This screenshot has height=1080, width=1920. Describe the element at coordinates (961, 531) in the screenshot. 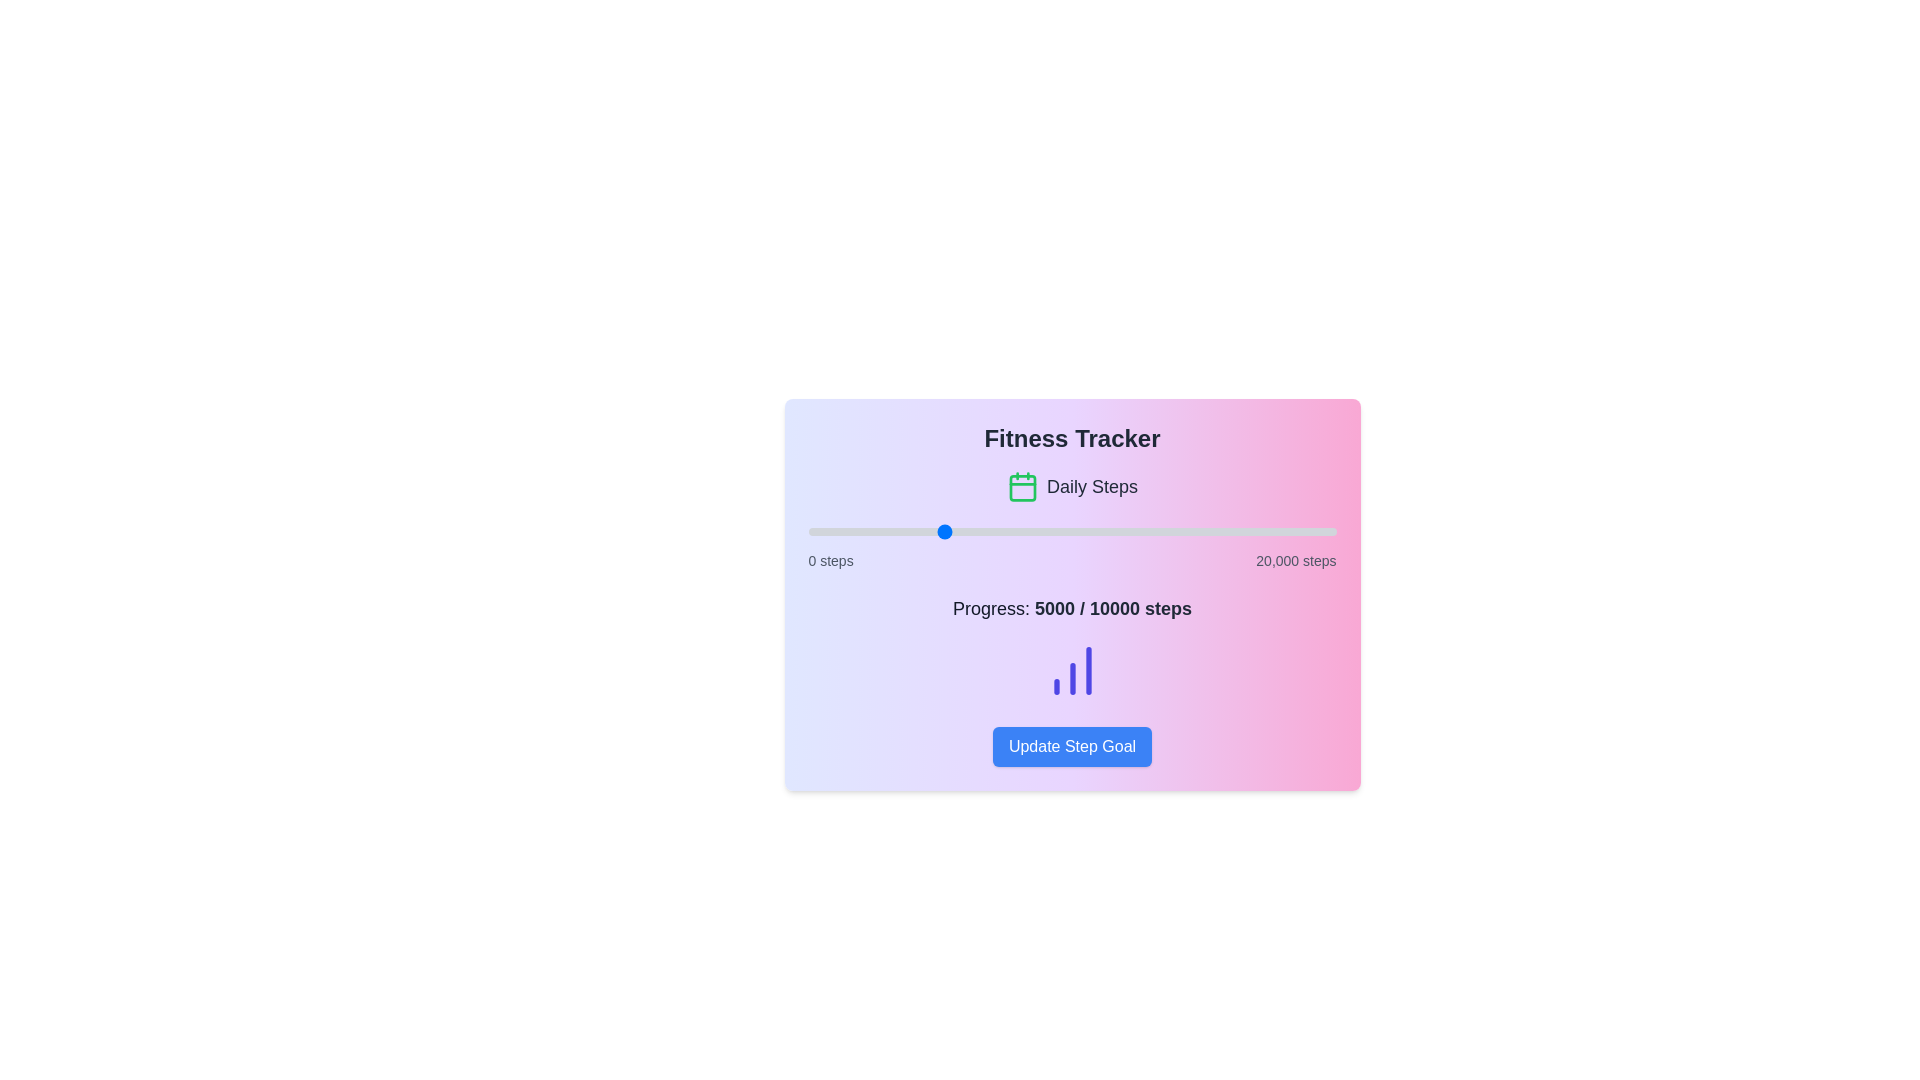

I see `the step progress slider to set the step count to 5808` at that location.